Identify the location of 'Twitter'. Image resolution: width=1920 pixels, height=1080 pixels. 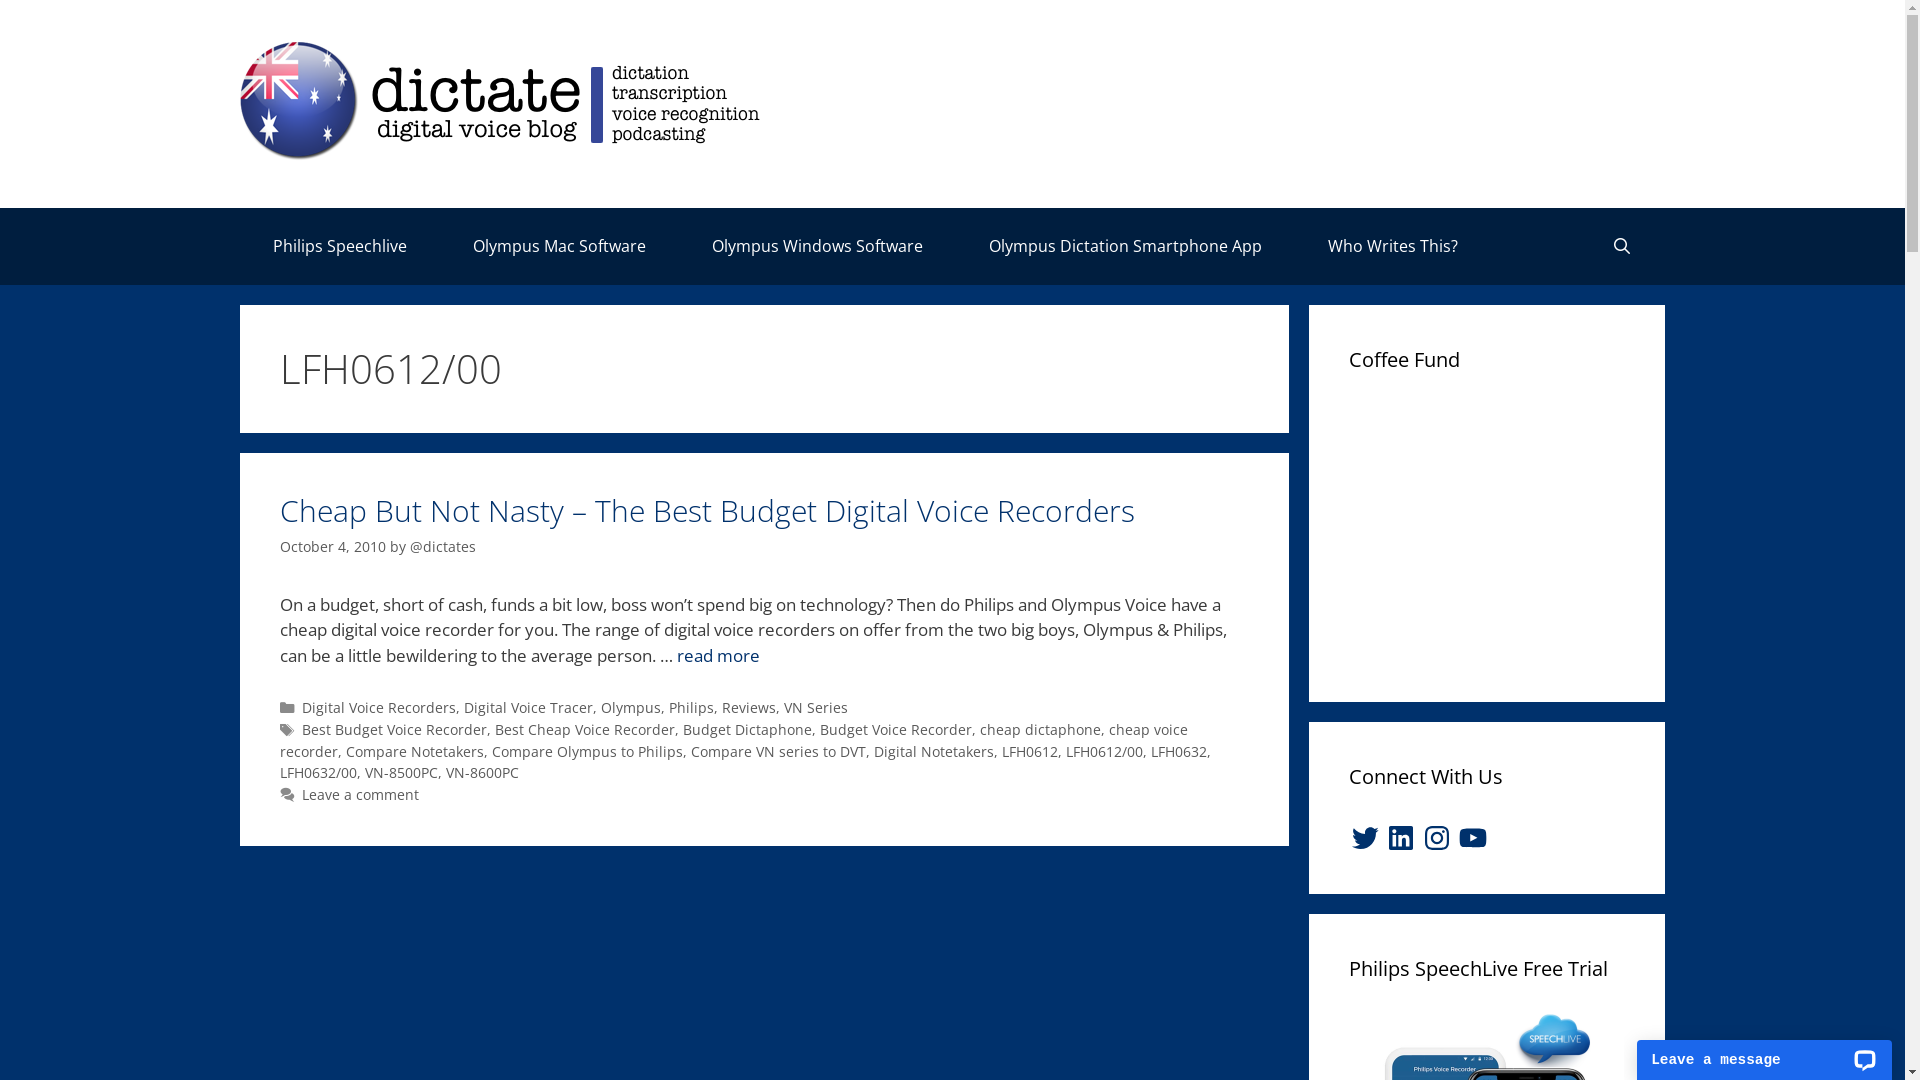
(1363, 837).